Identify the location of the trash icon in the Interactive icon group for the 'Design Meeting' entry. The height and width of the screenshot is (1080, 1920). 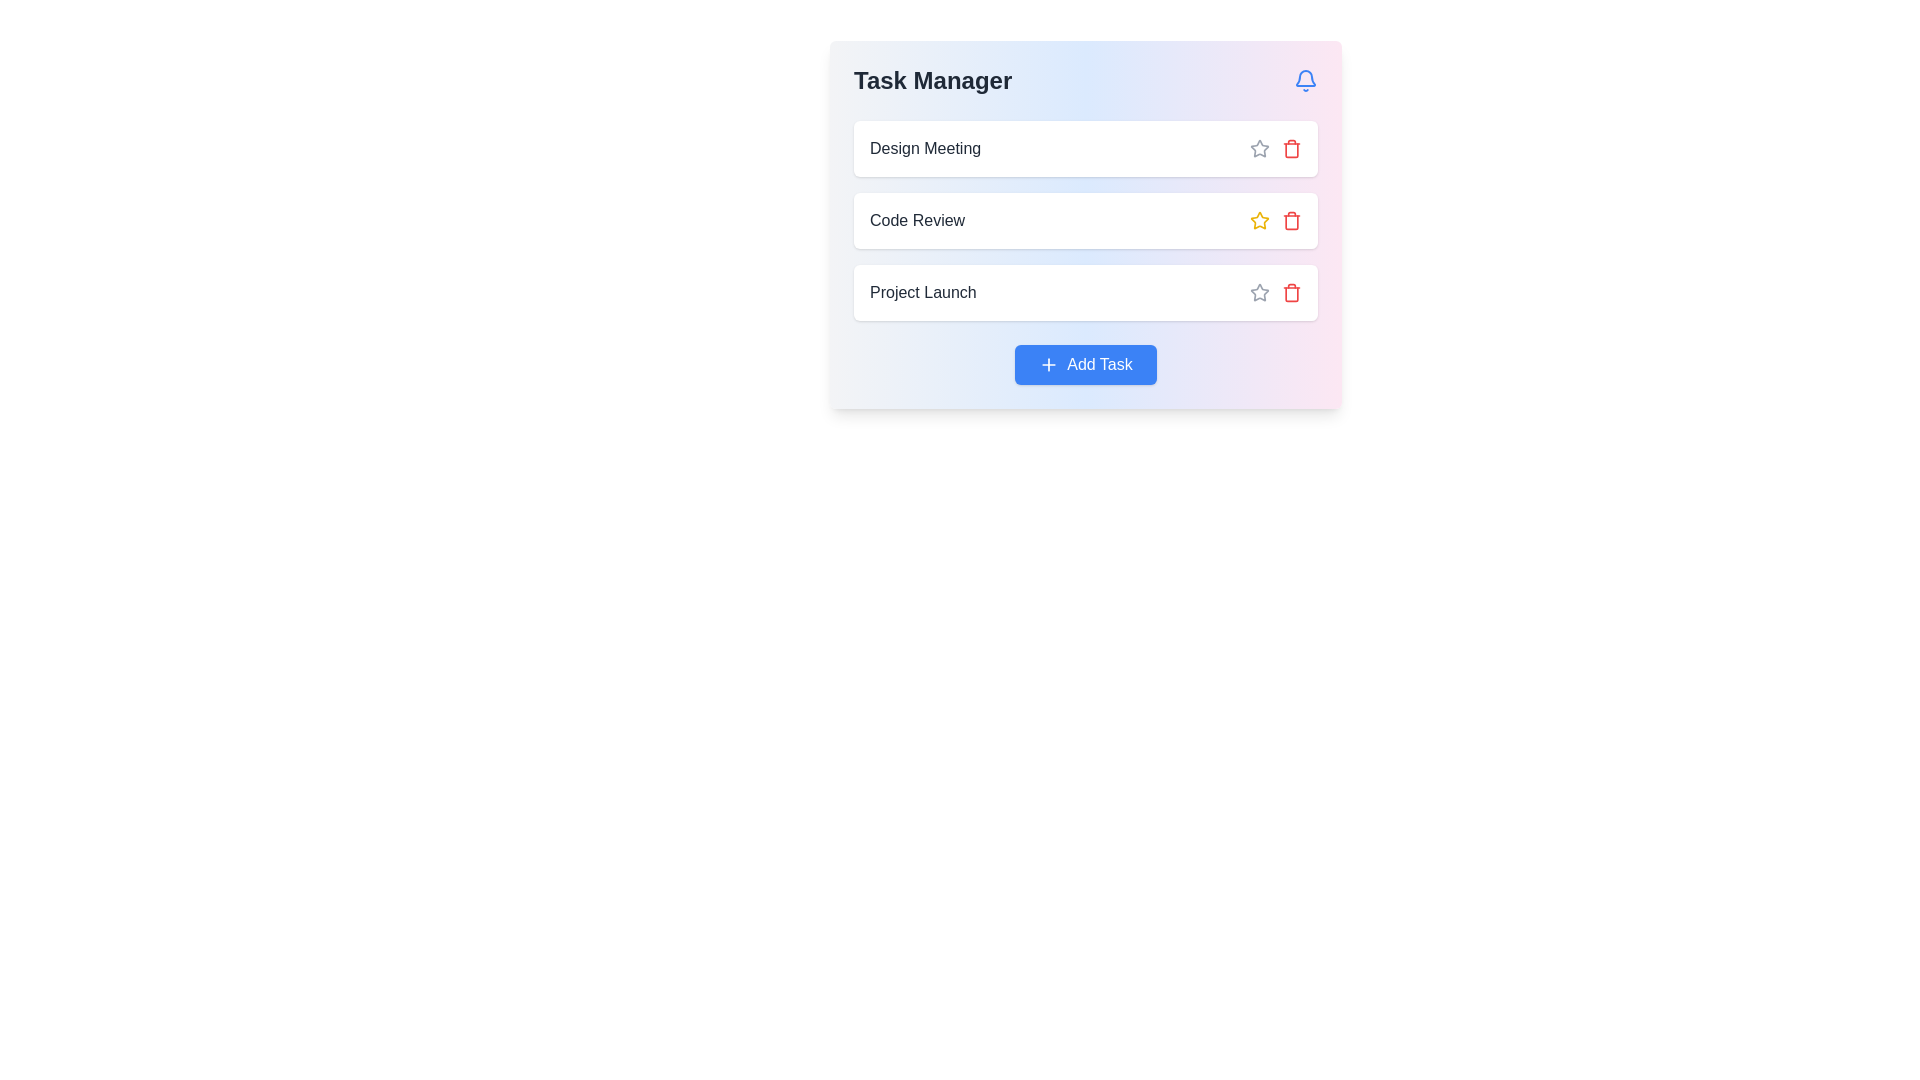
(1275, 148).